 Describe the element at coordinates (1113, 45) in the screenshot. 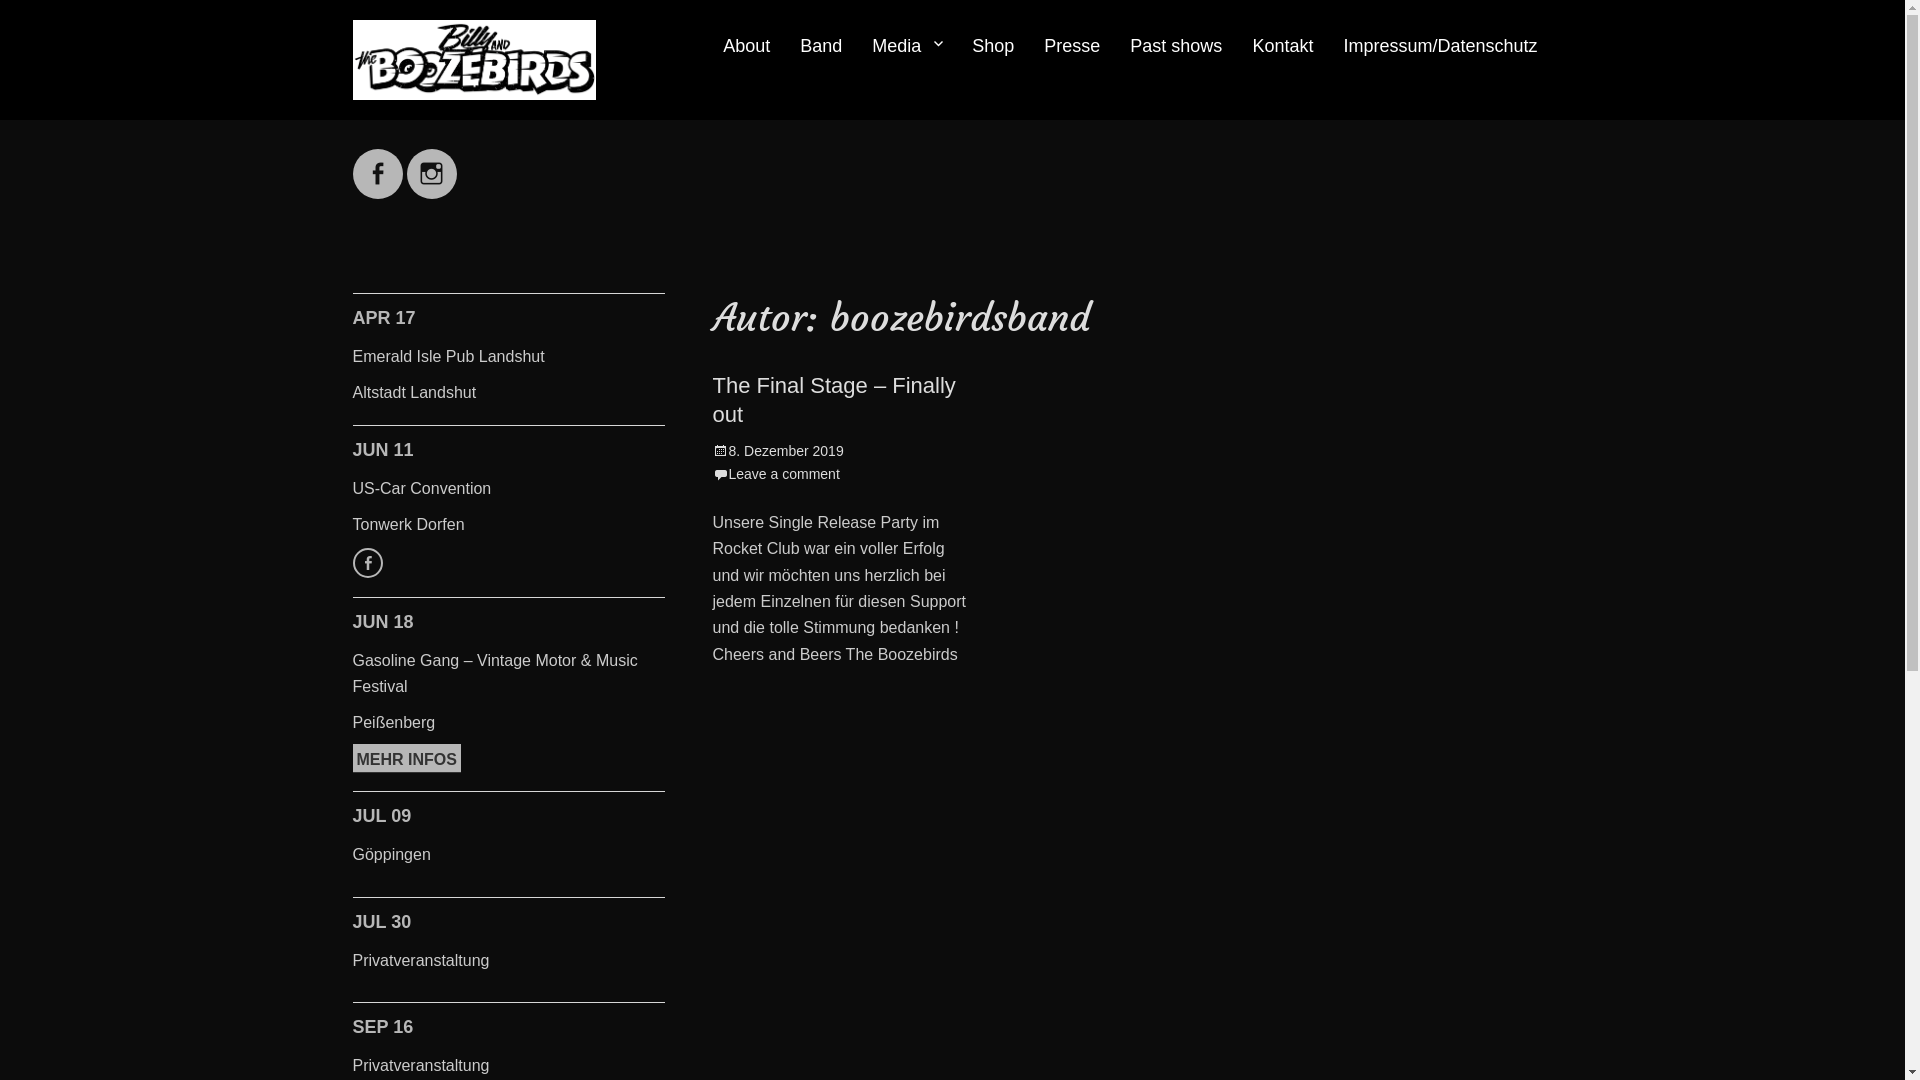

I see `'Past shows'` at that location.